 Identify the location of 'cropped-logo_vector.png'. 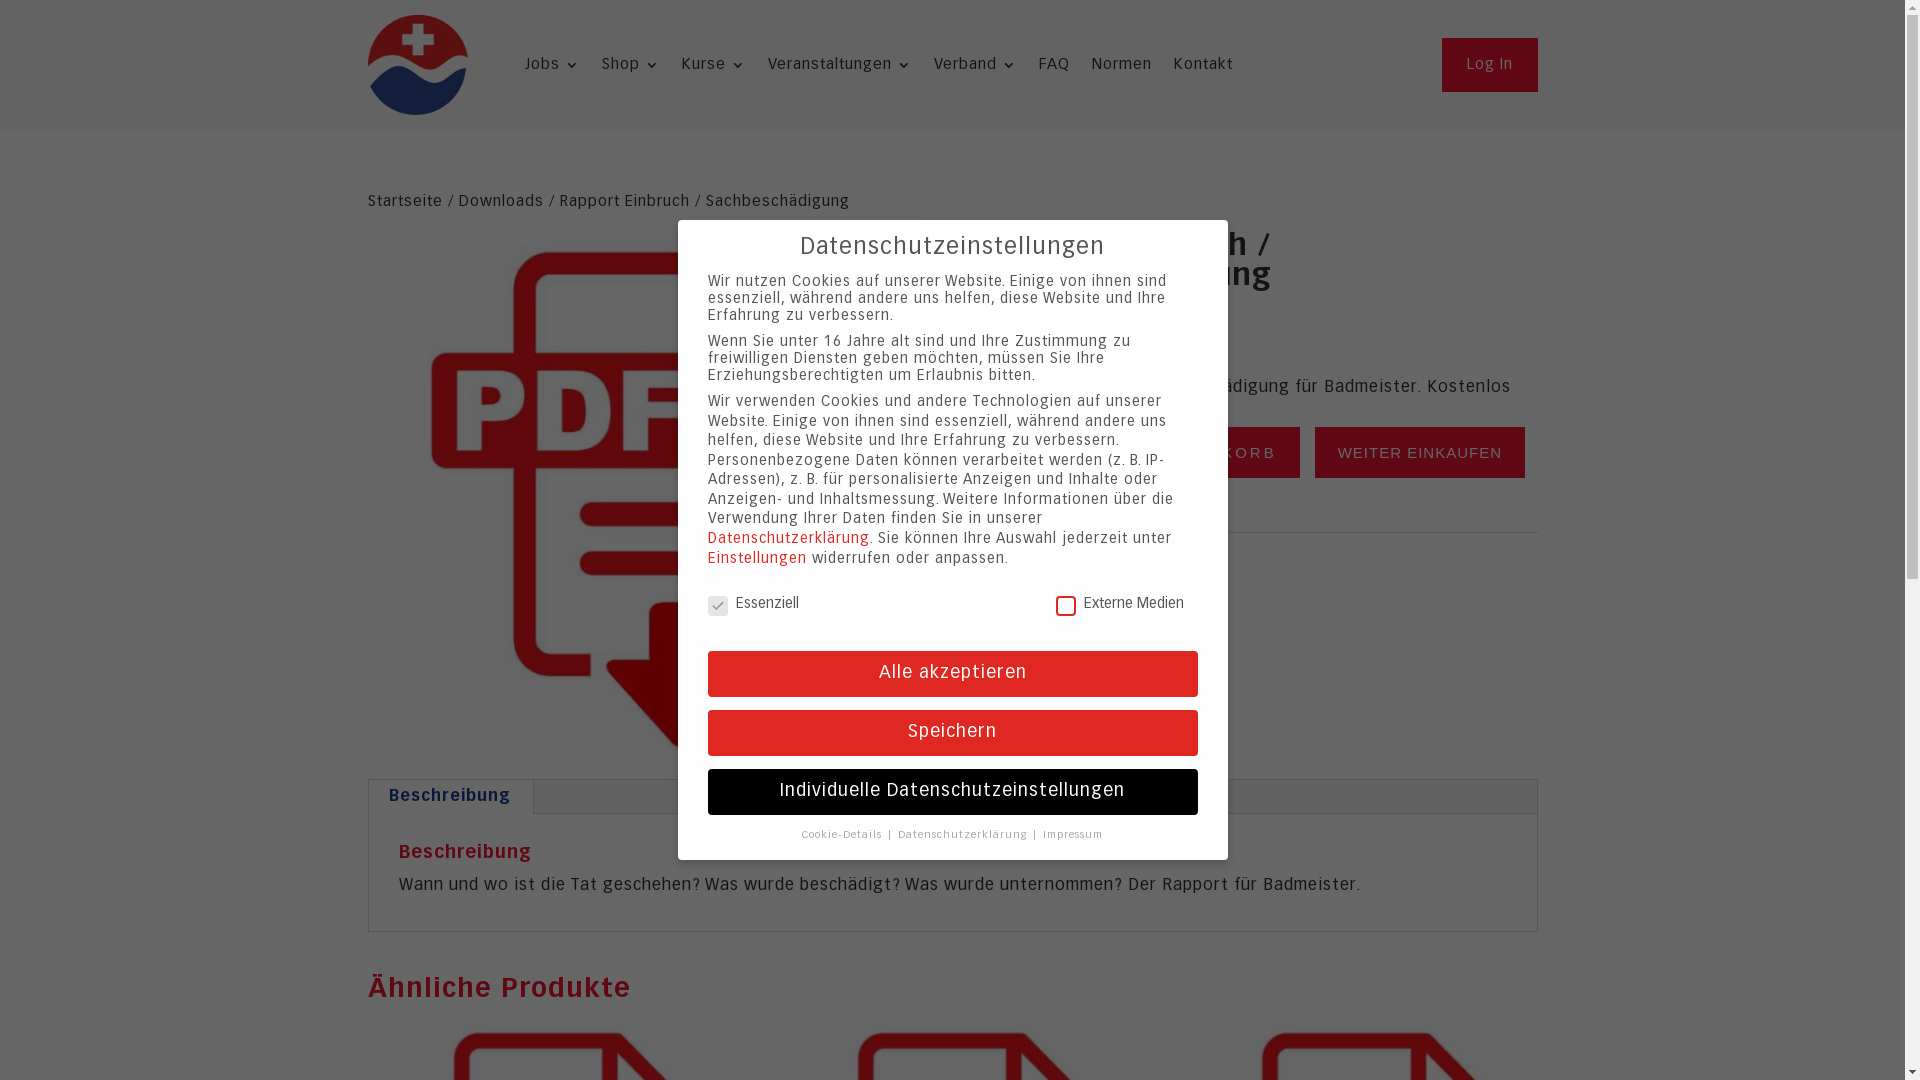
(416, 64).